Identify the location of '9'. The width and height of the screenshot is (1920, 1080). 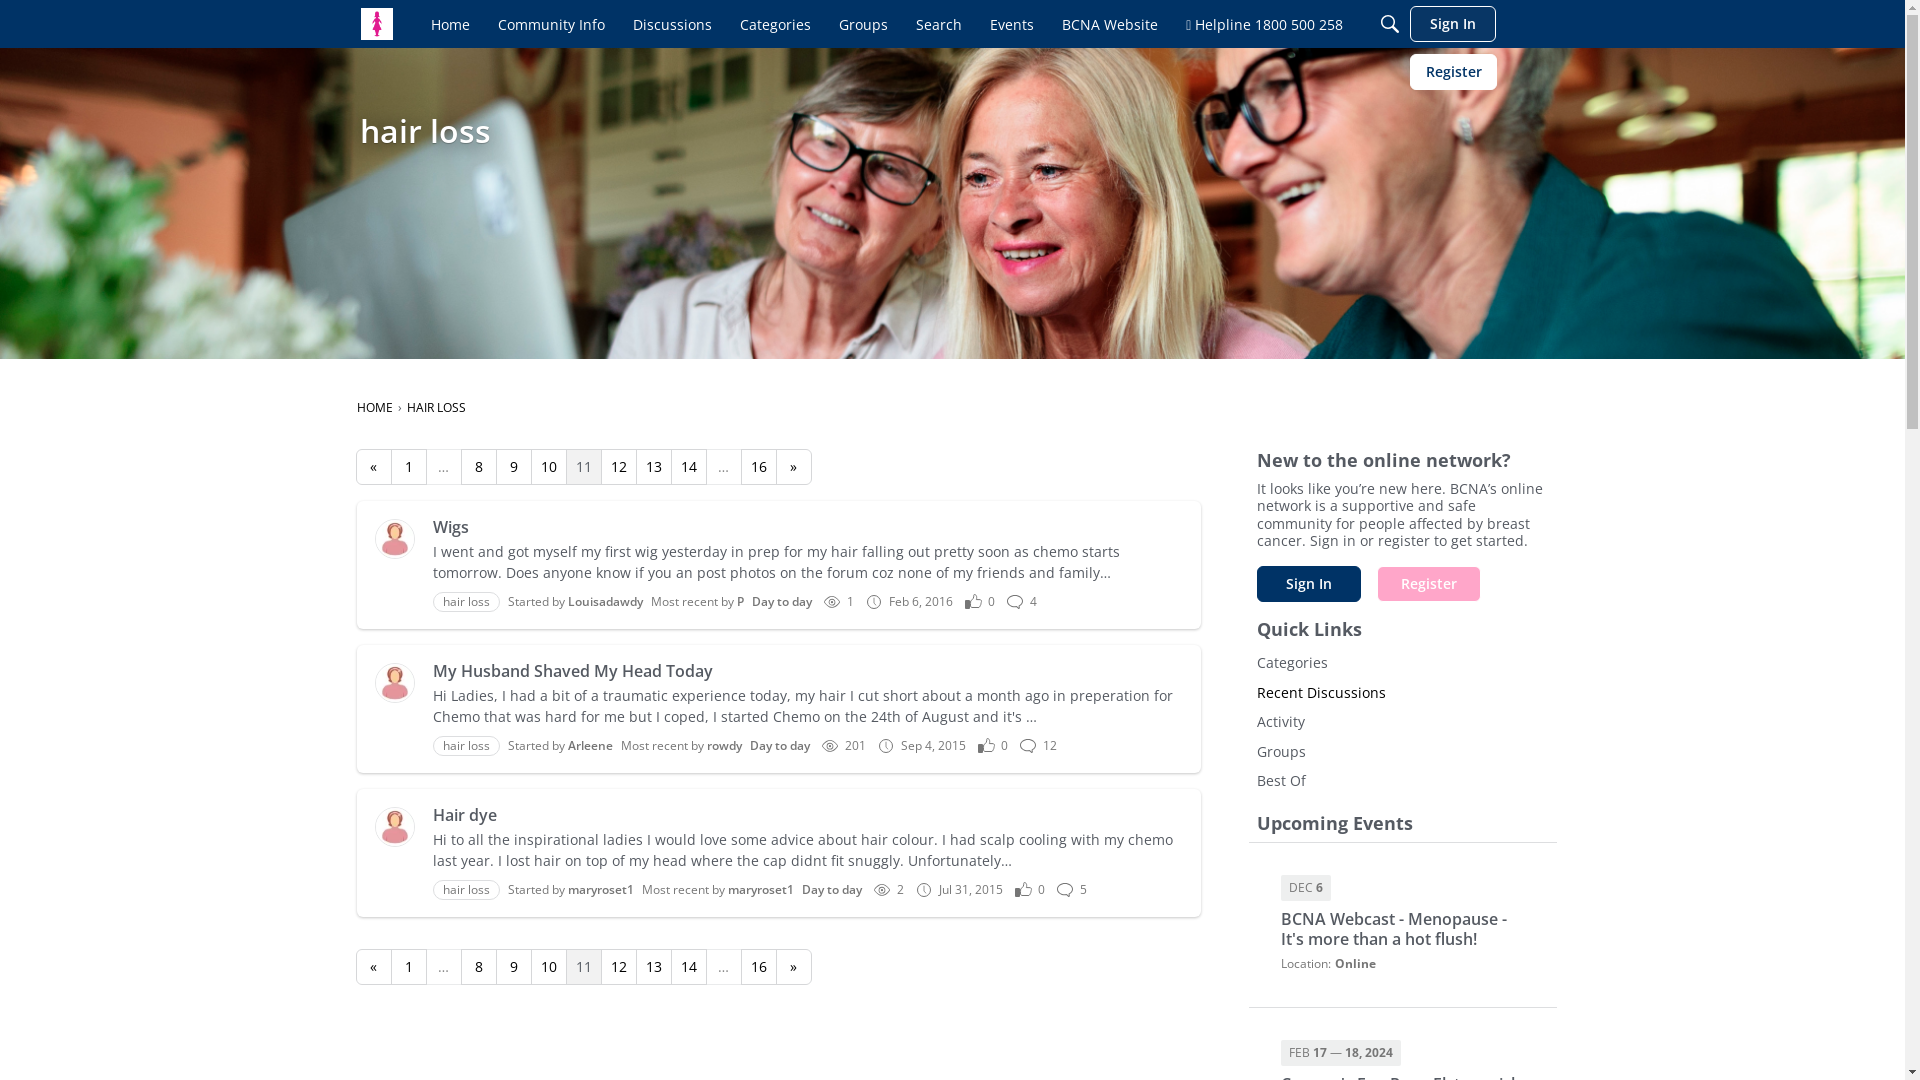
(513, 466).